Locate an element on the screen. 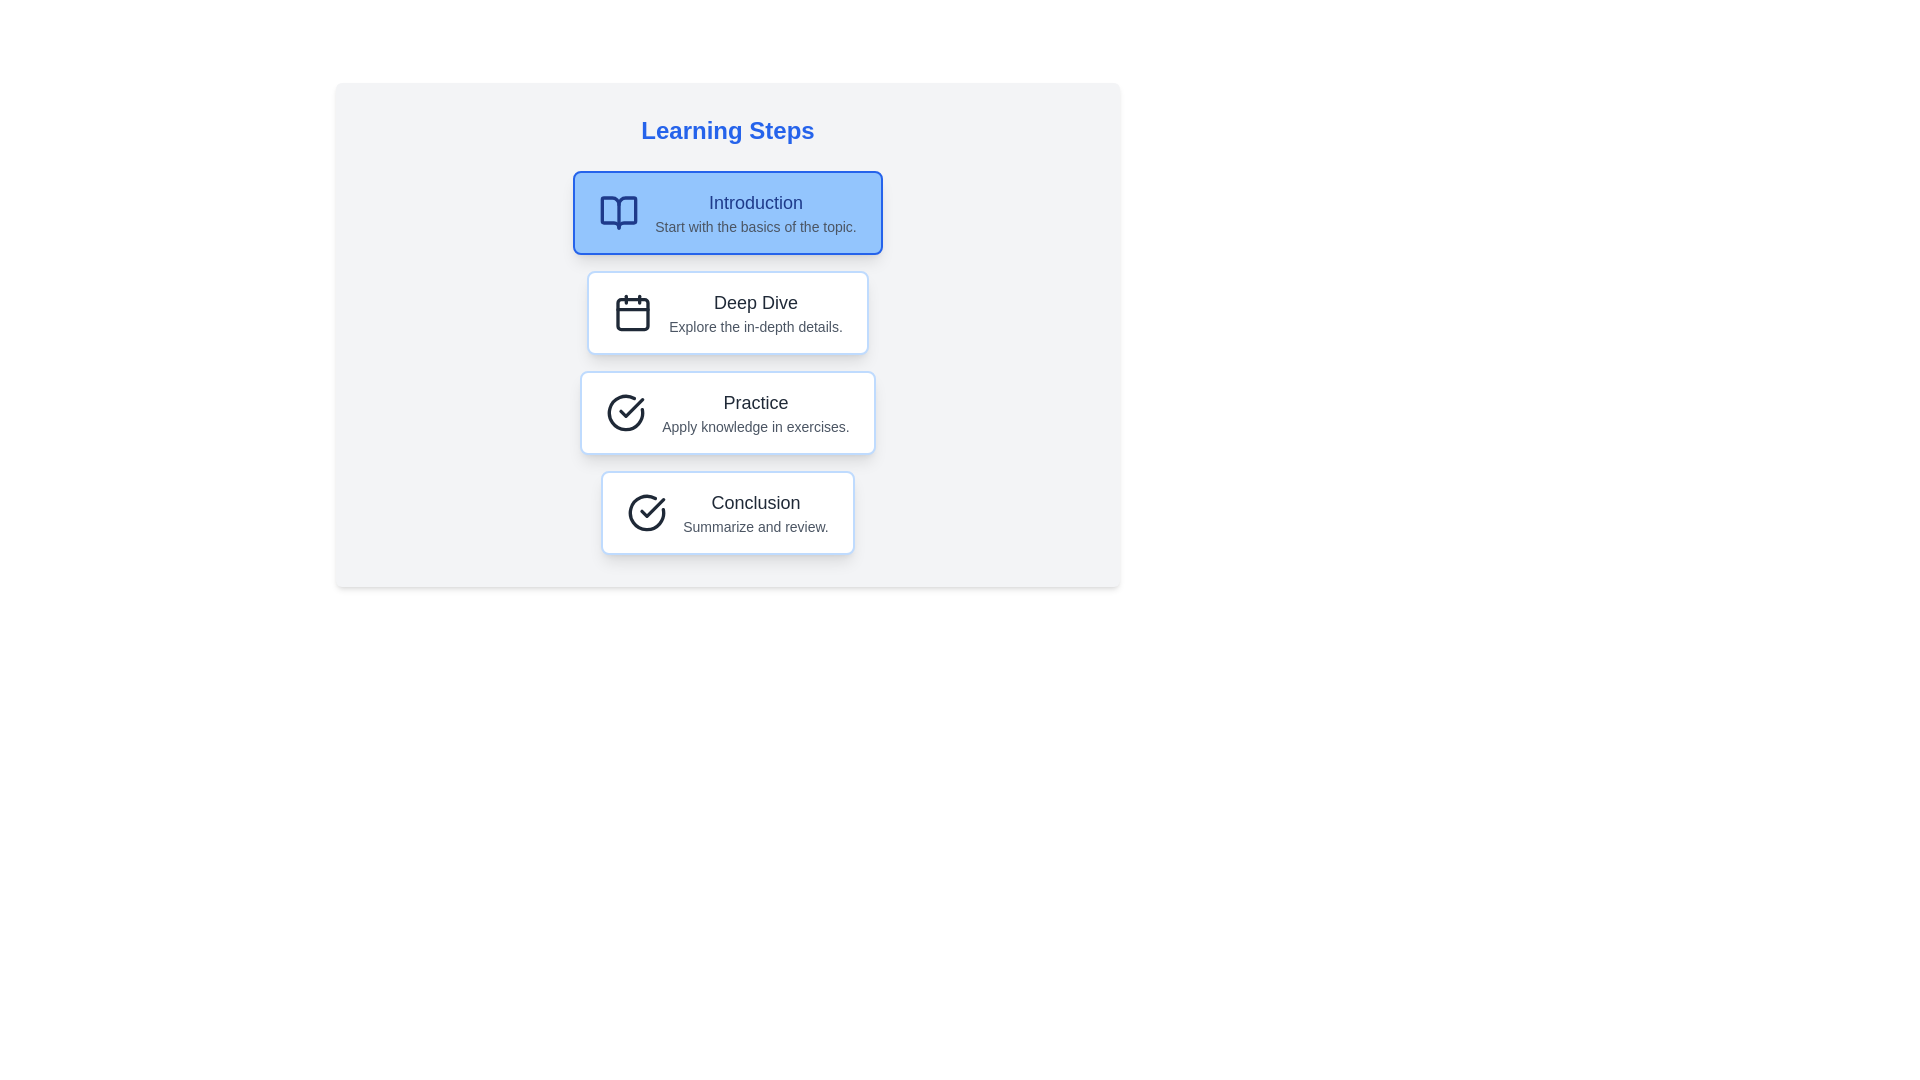 The width and height of the screenshot is (1920, 1080). the text label displaying 'Summarize and review' which is positioned beneath the 'Conclusion' text within the 'Conclusion' card is located at coordinates (754, 526).